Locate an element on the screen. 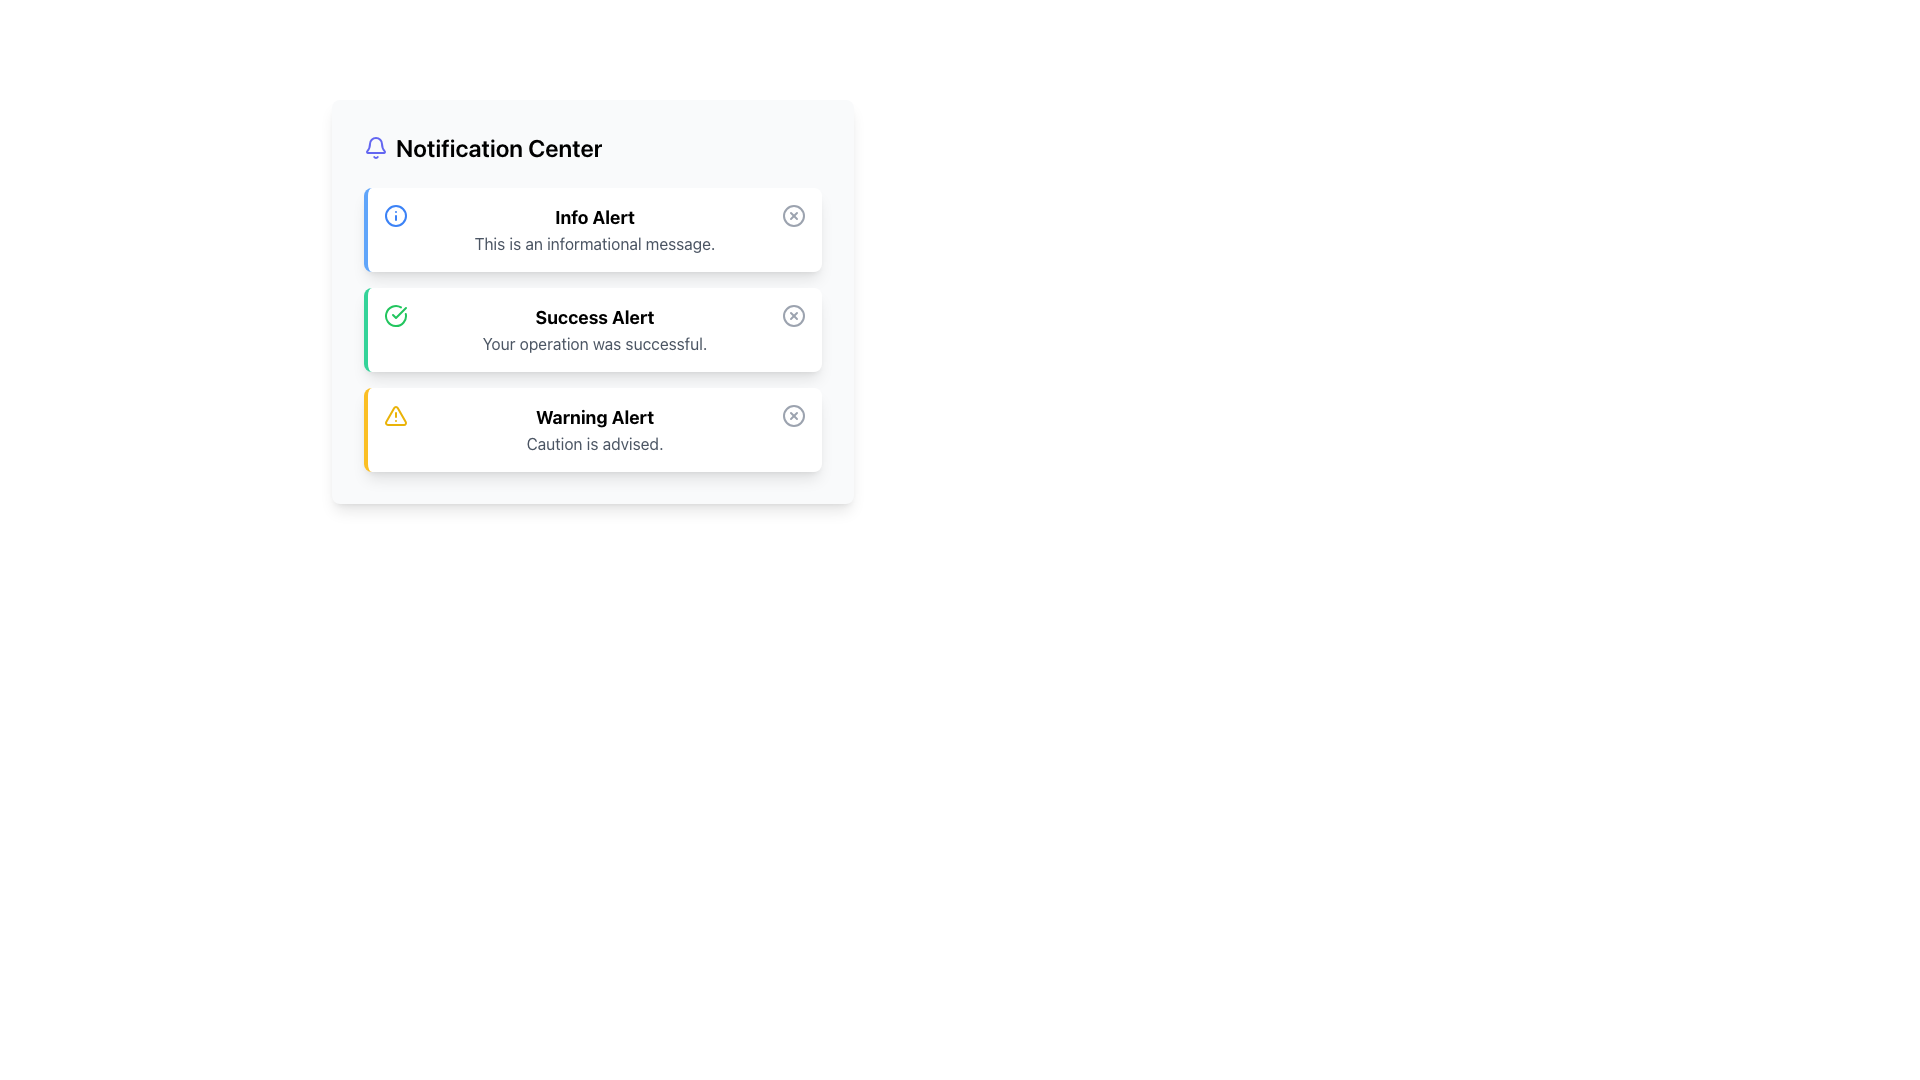 The image size is (1920, 1080). the circular icon with a green border and white interior featuring a green check mark, which is located next to the text 'Success Alert Your operation was successful.' is located at coordinates (395, 315).